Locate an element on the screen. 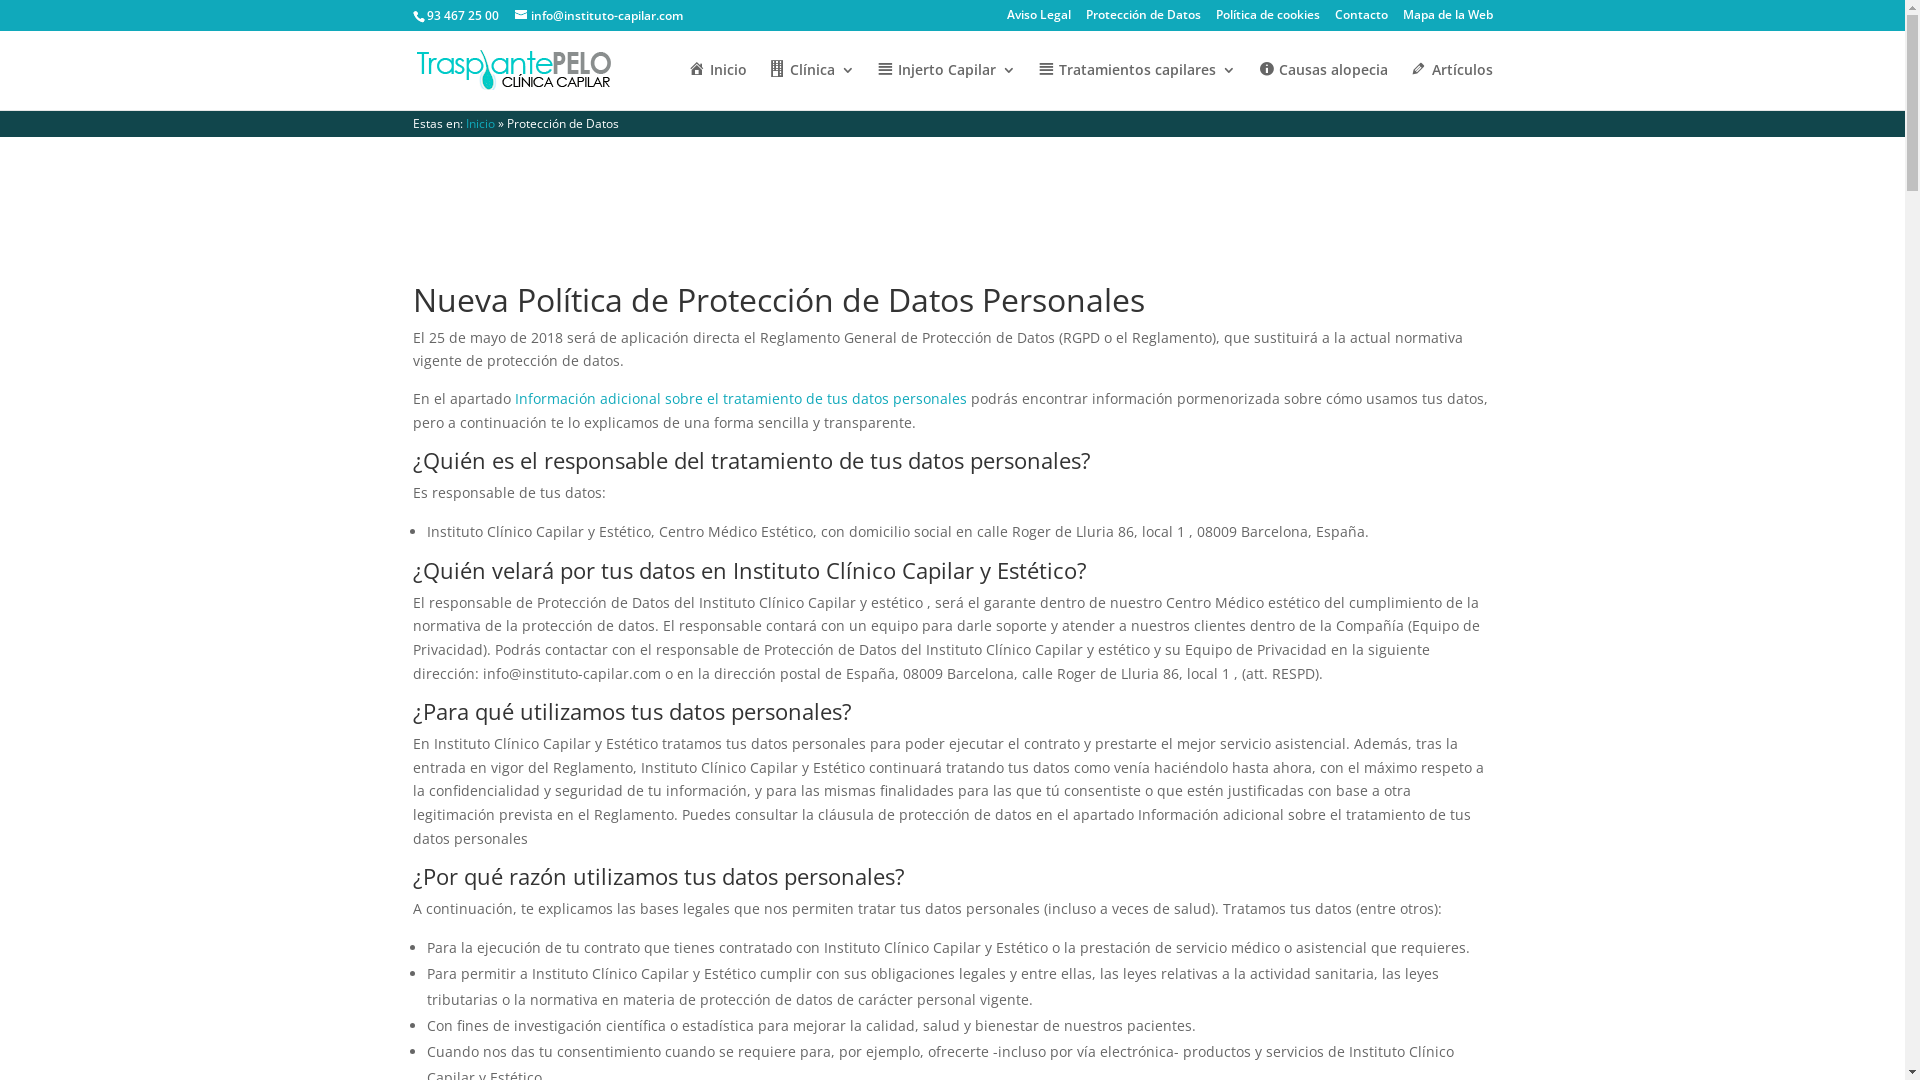 This screenshot has height=1080, width=1920. 'Injerto Capilar' is located at coordinates (945, 85).